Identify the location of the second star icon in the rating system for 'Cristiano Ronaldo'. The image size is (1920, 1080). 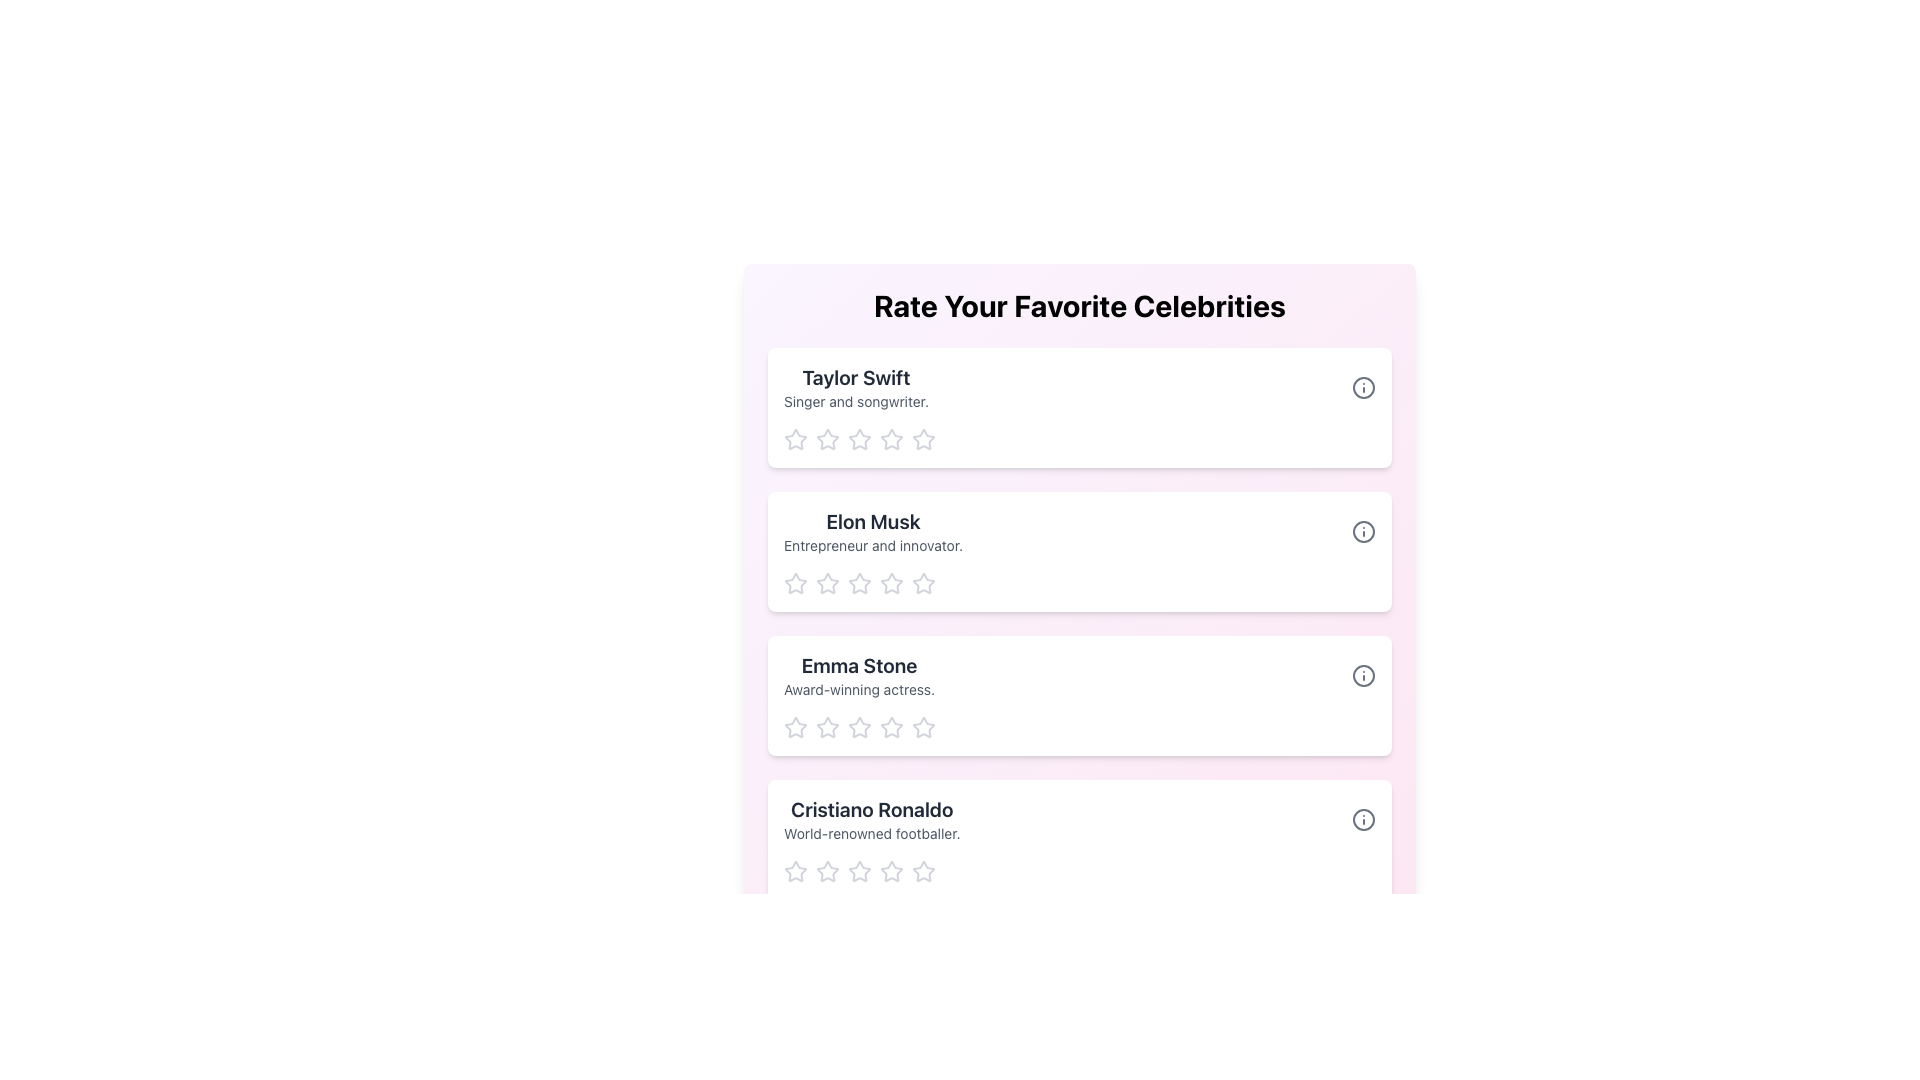
(891, 870).